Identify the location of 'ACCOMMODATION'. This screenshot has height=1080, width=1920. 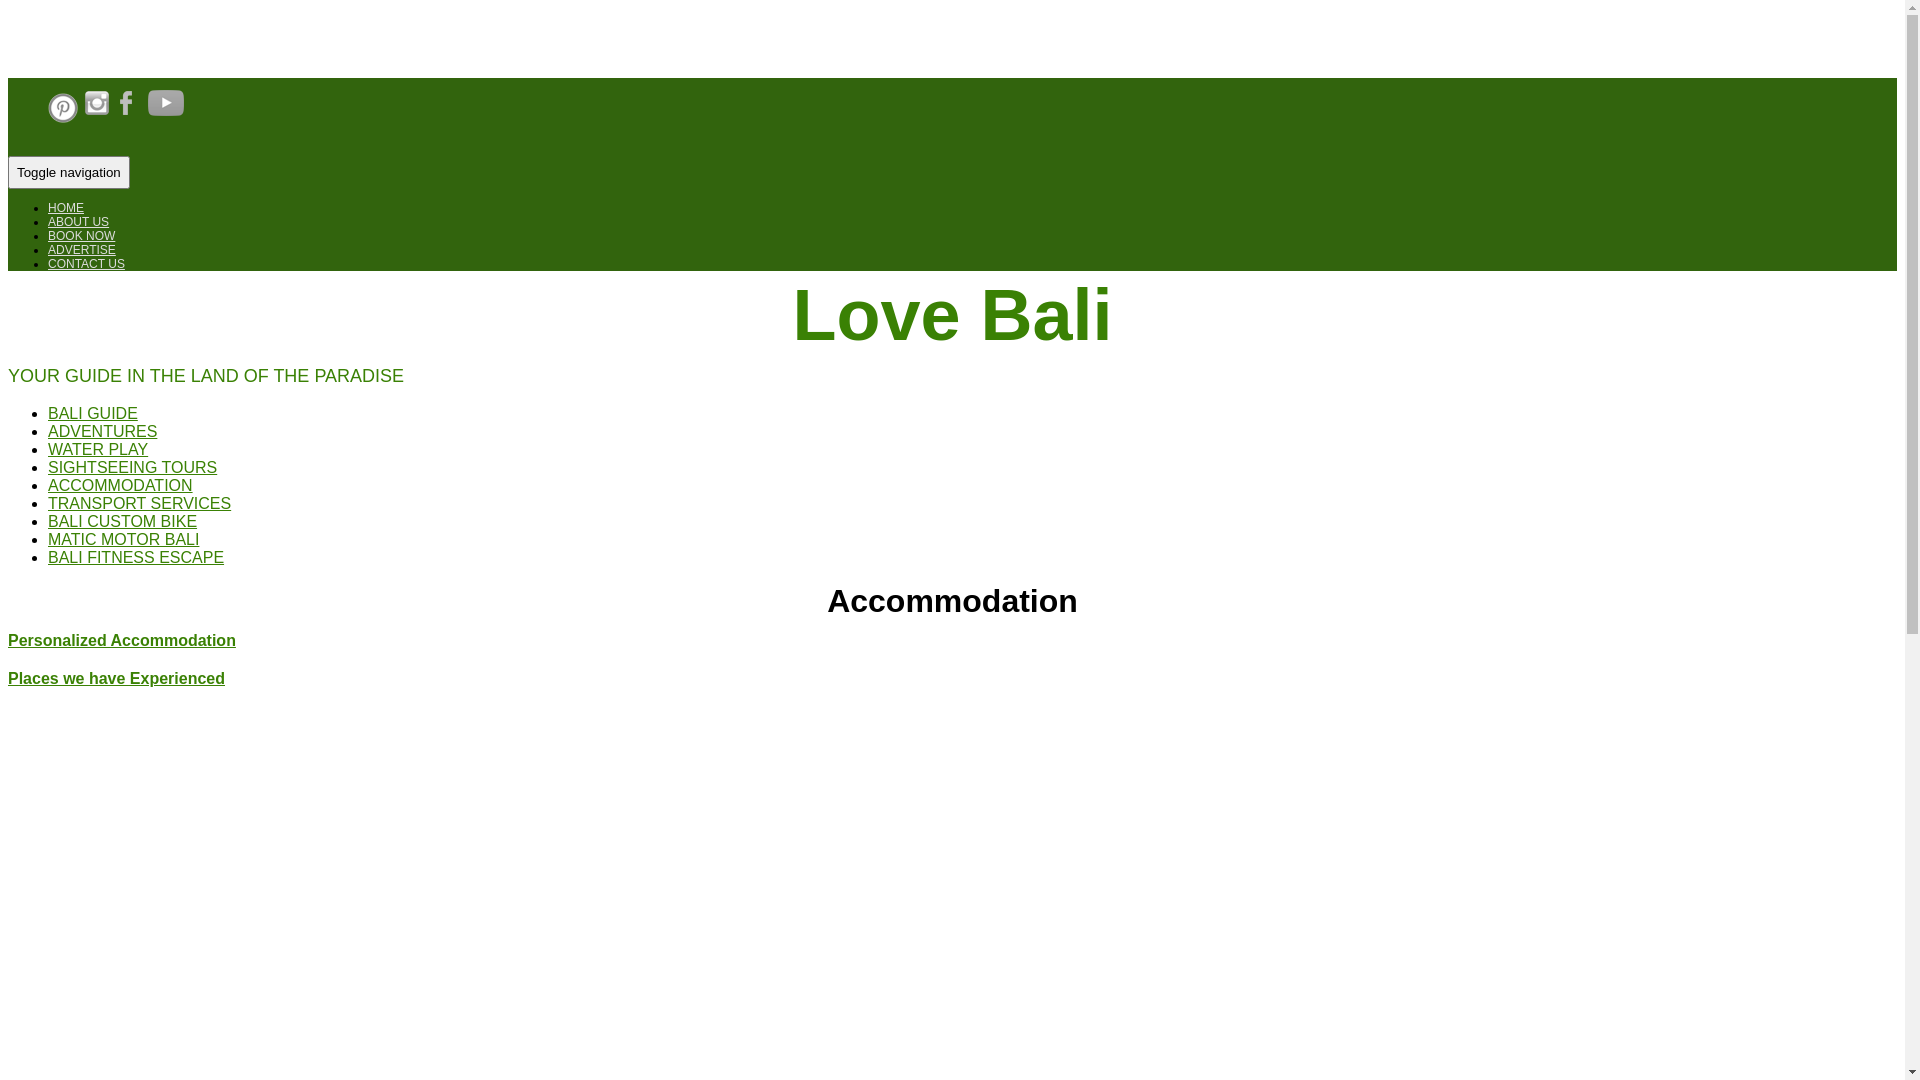
(119, 485).